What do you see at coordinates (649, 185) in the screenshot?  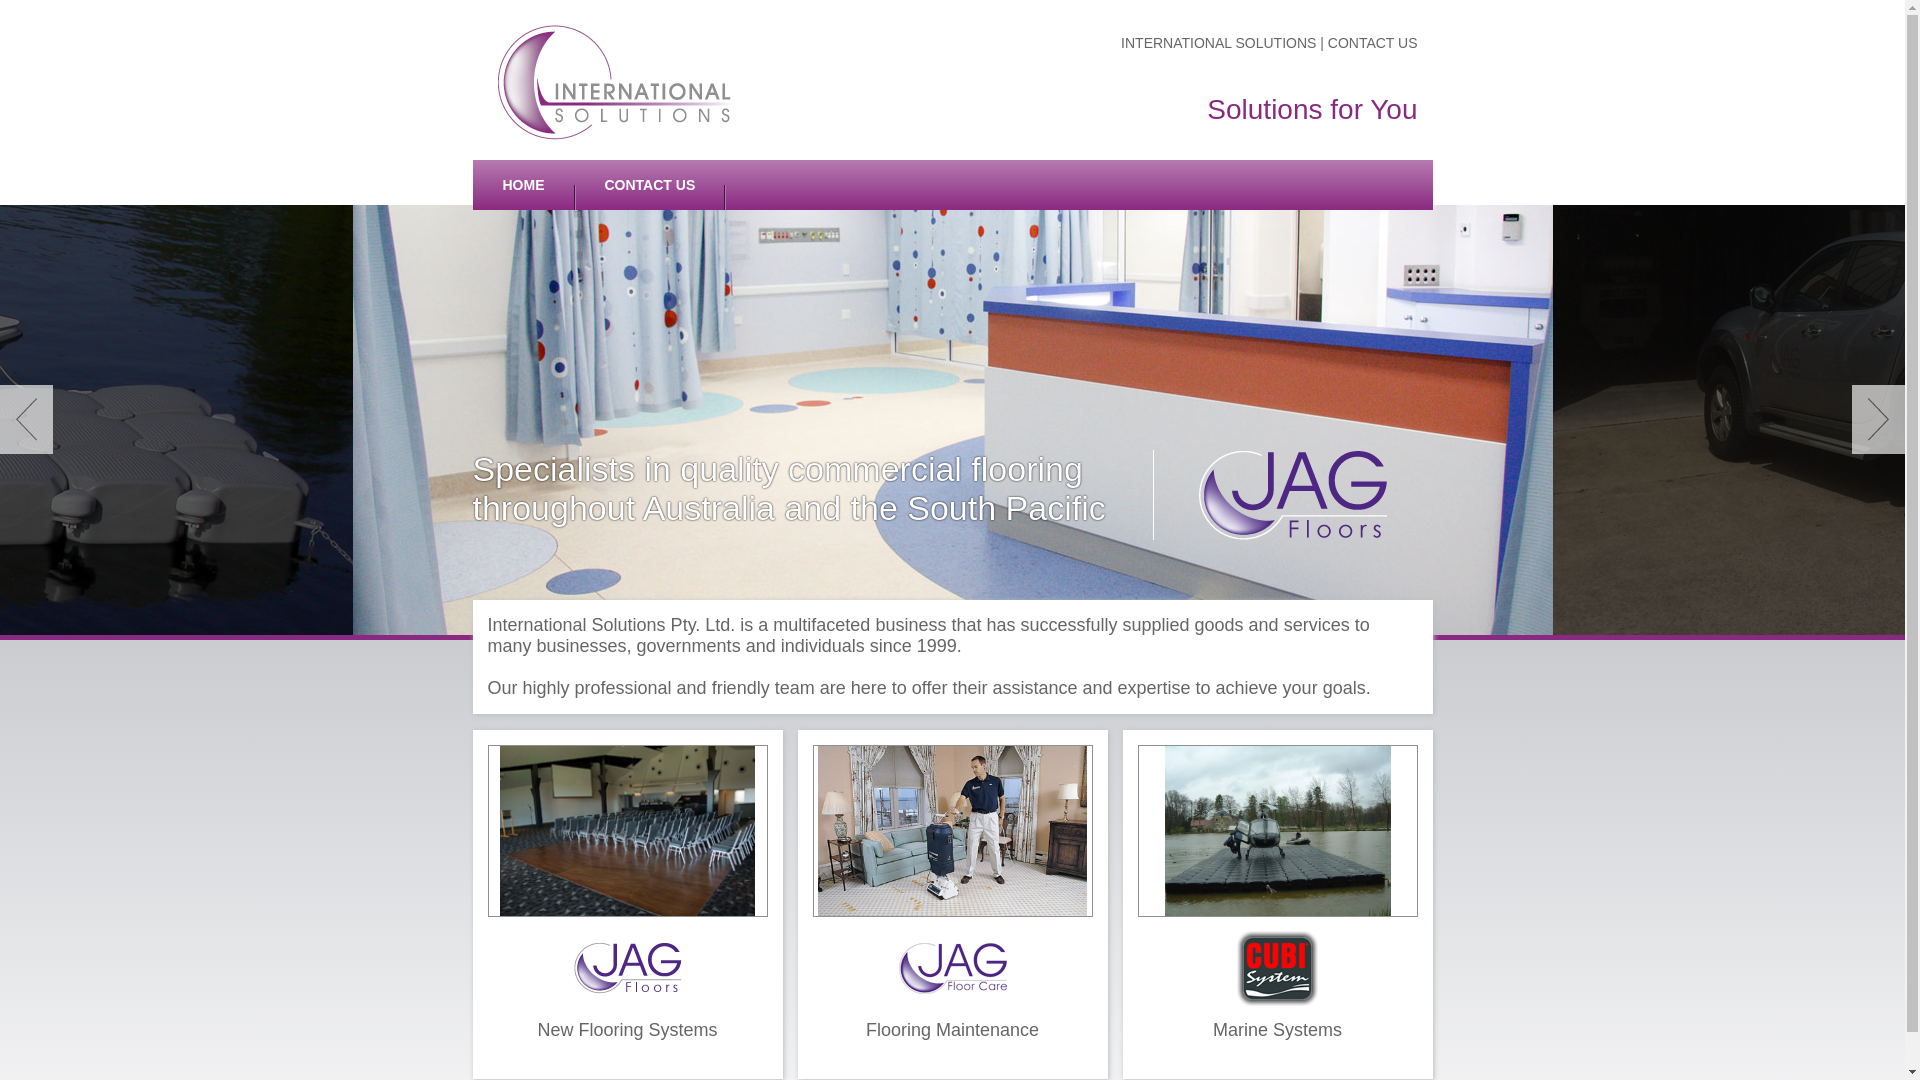 I see `'CONTACT US'` at bounding box center [649, 185].